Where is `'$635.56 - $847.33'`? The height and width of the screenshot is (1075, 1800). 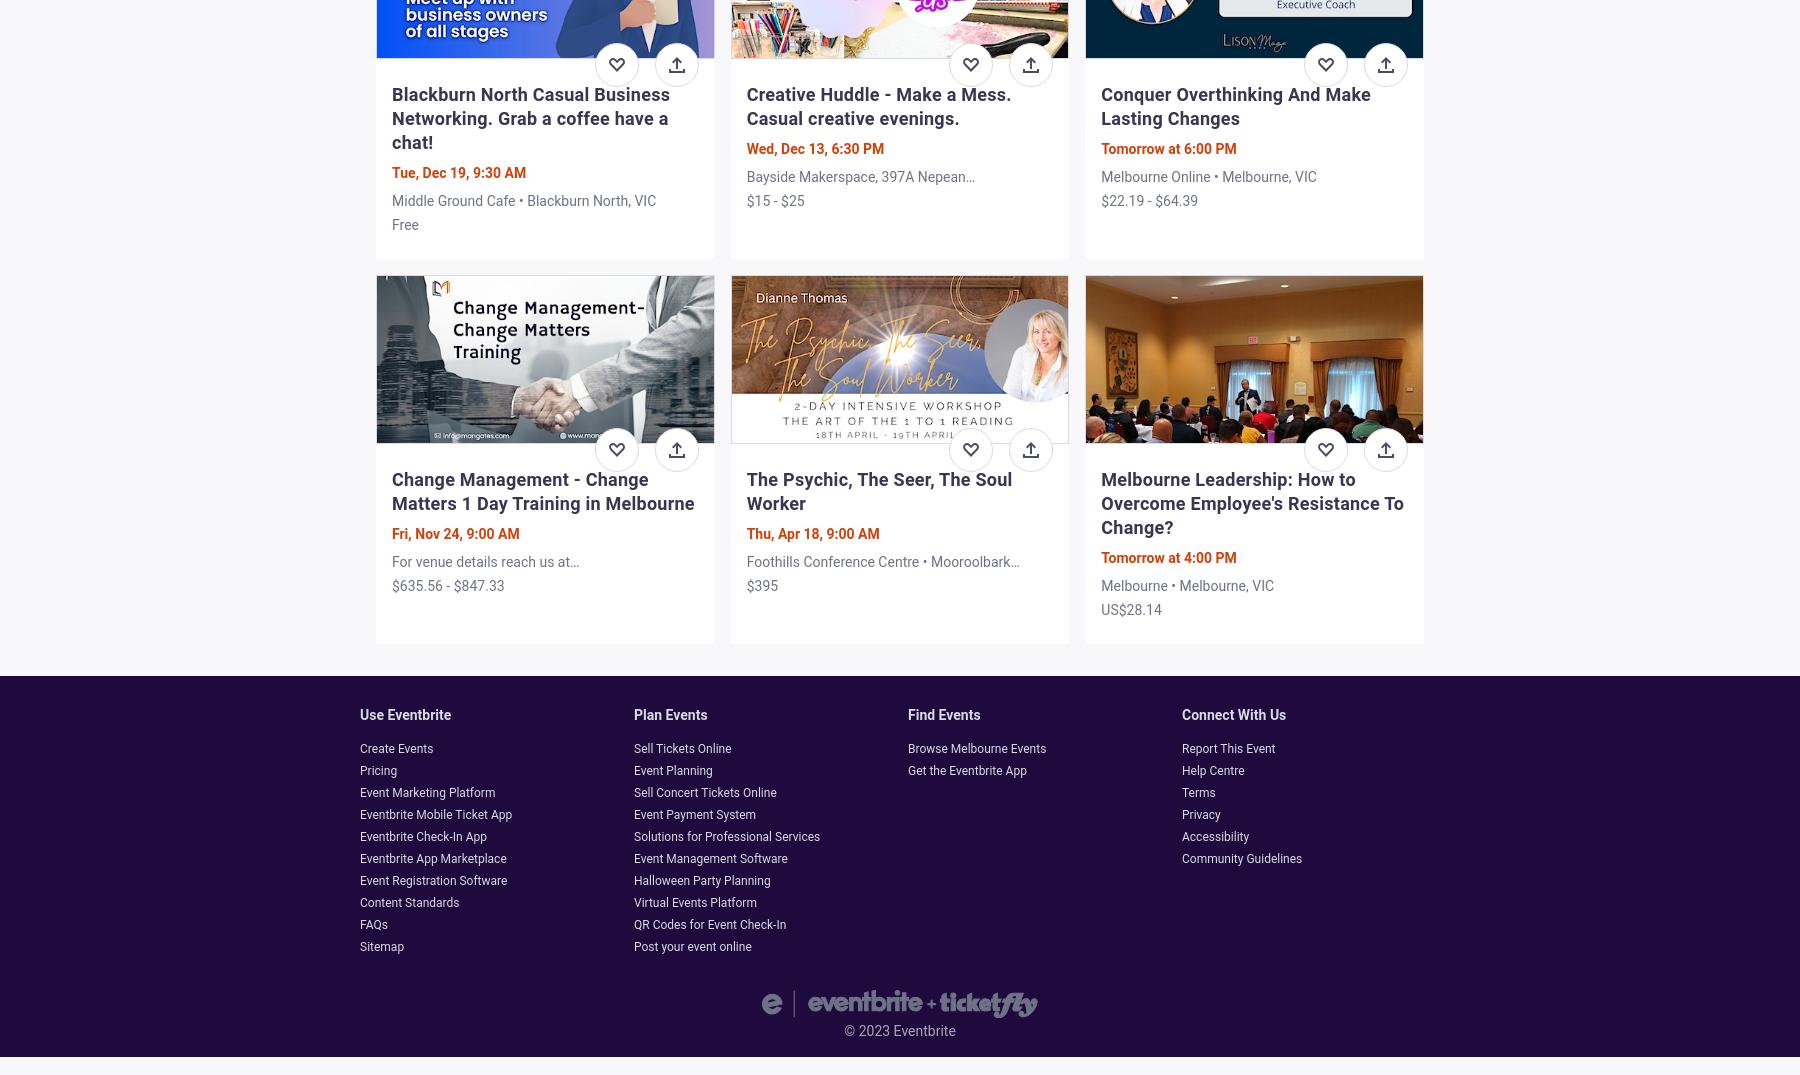
'$635.56 - $847.33' is located at coordinates (448, 585).